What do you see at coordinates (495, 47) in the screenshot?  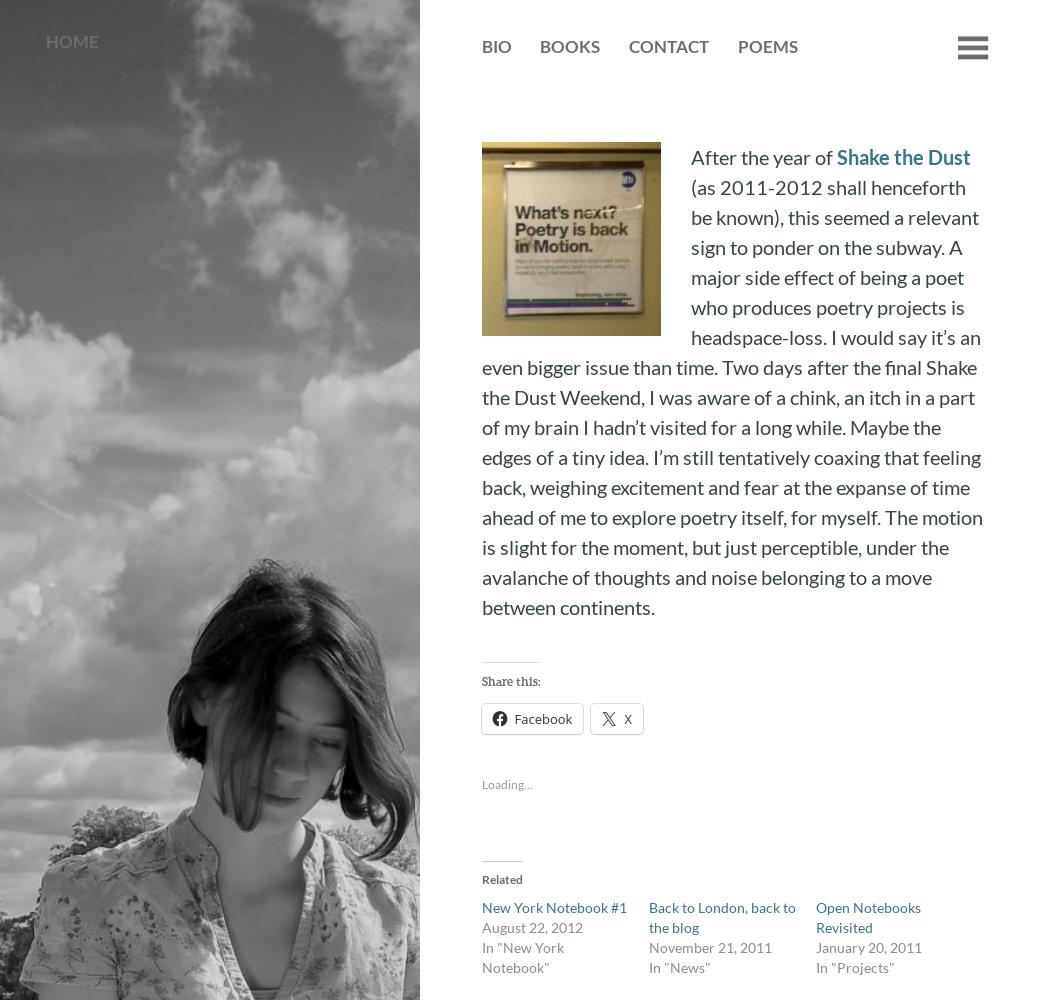 I see `'Bio'` at bounding box center [495, 47].